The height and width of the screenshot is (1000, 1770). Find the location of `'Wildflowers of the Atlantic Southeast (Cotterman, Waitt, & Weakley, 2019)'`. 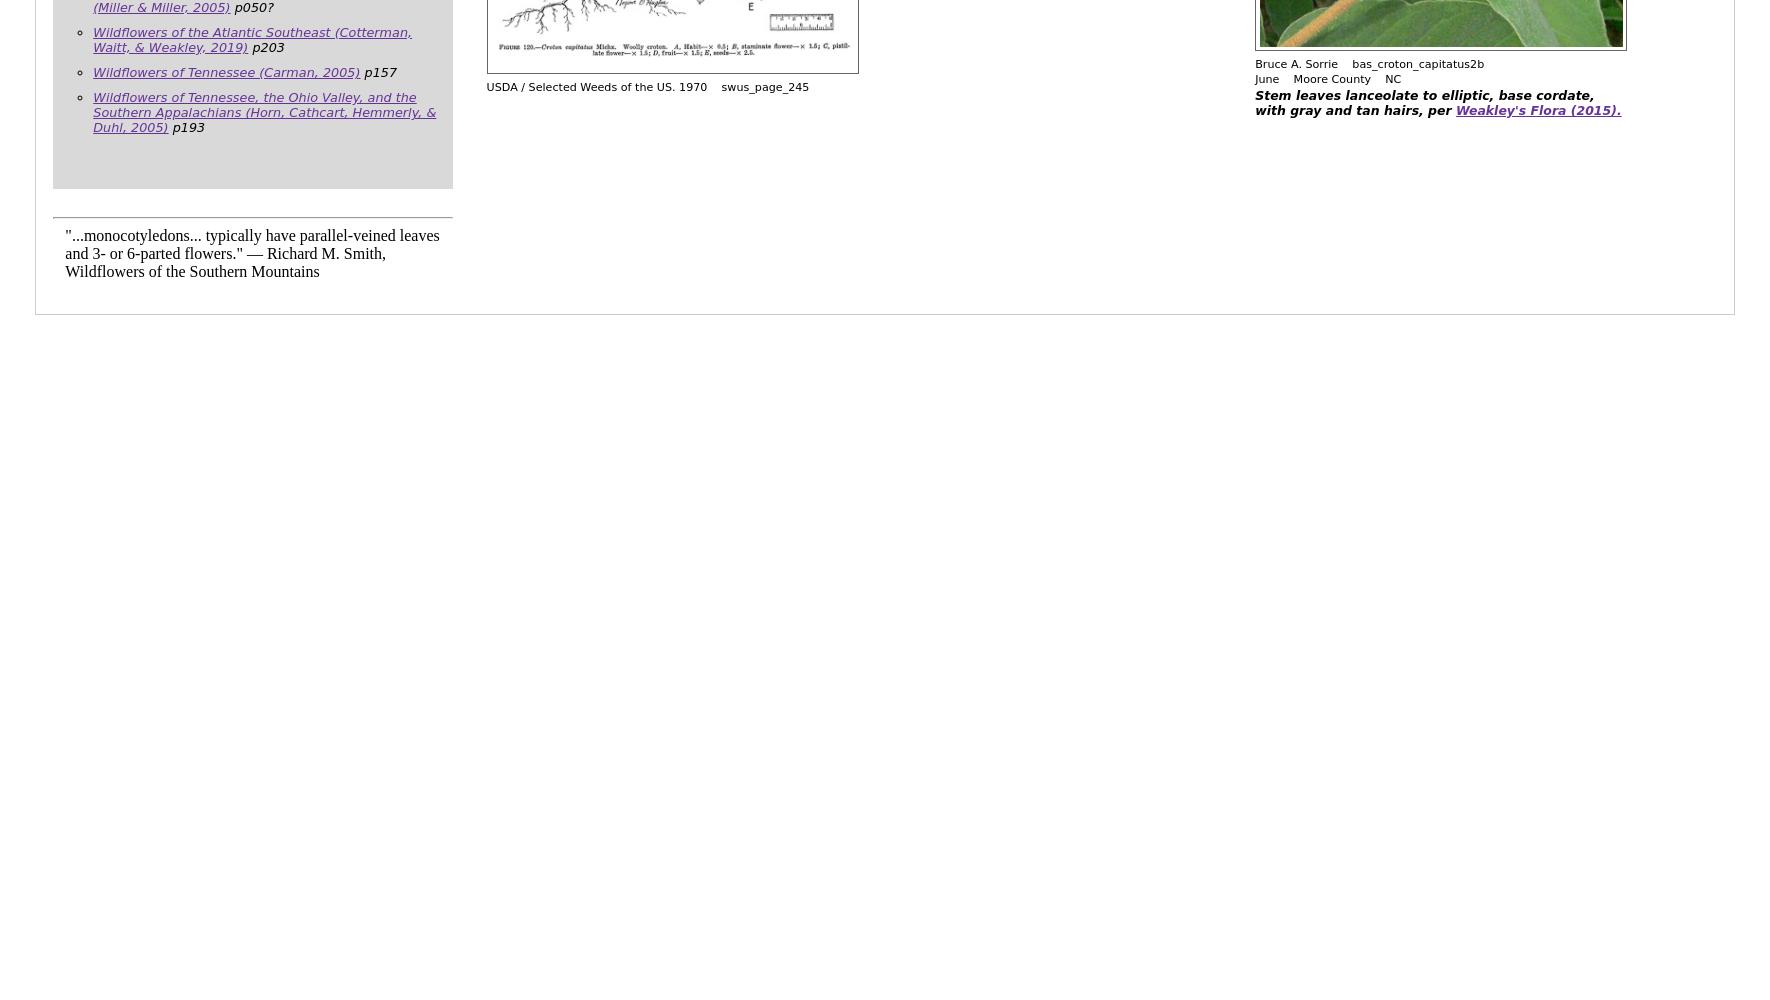

'Wildflowers of the Atlantic Southeast (Cotterman, Waitt, & Weakley, 2019)' is located at coordinates (252, 39).